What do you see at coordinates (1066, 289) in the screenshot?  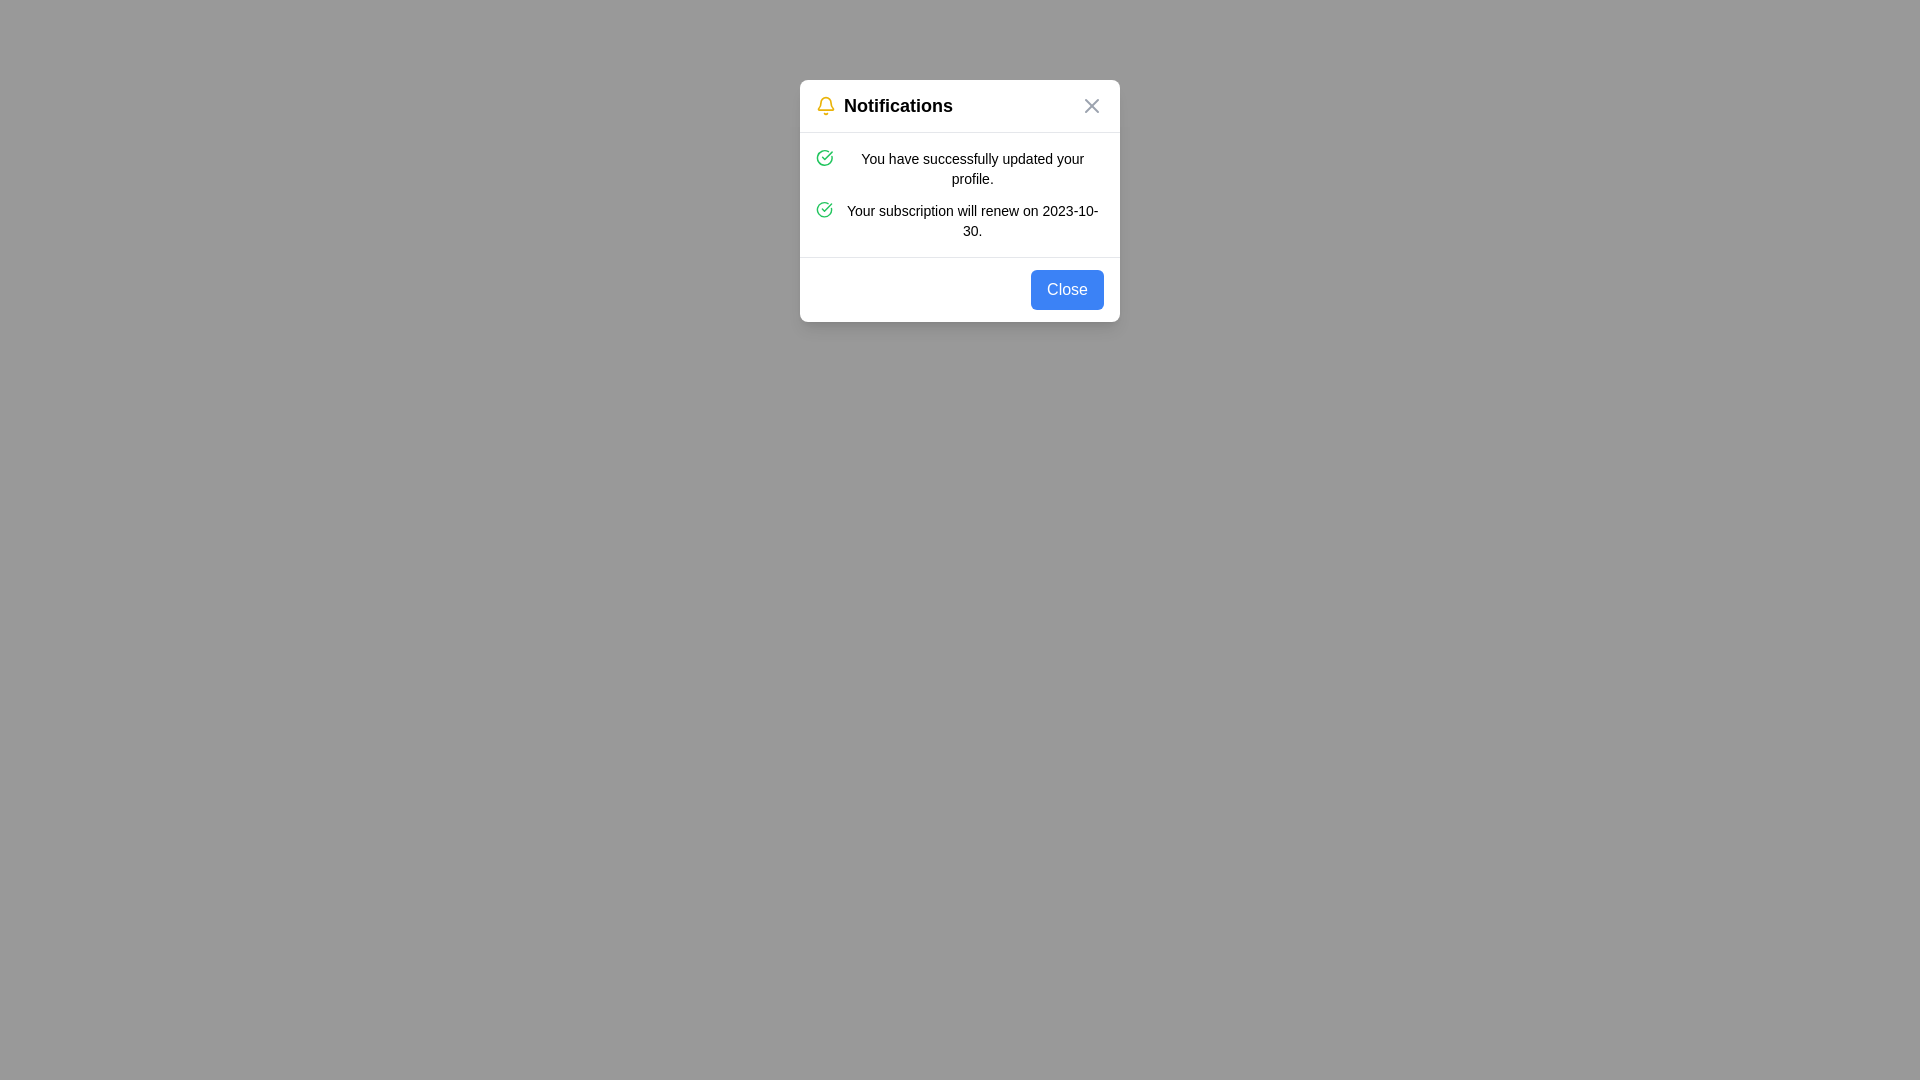 I see `the dismiss button located at the bottom-right corner of the notification dialog box` at bounding box center [1066, 289].